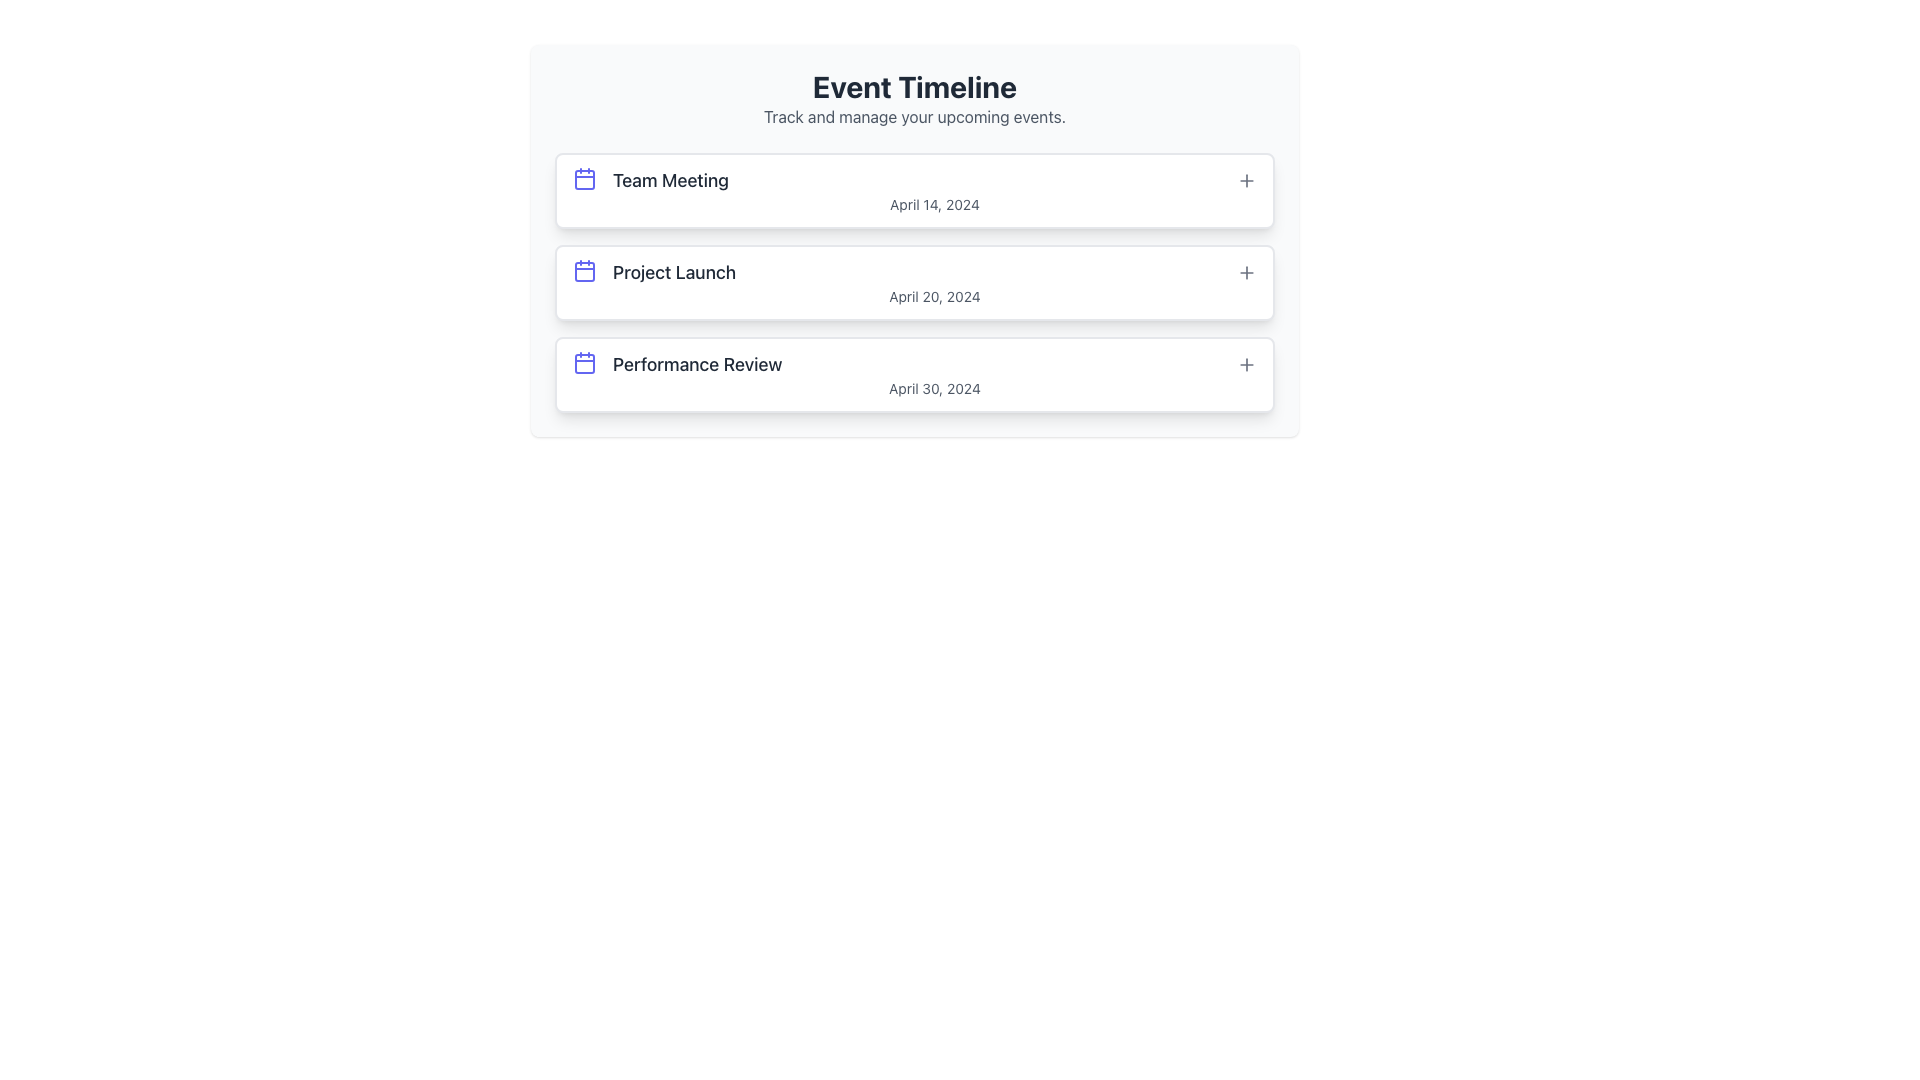  What do you see at coordinates (584, 270) in the screenshot?
I see `the calendar icon located to the left of the 'Project Launch' text` at bounding box center [584, 270].